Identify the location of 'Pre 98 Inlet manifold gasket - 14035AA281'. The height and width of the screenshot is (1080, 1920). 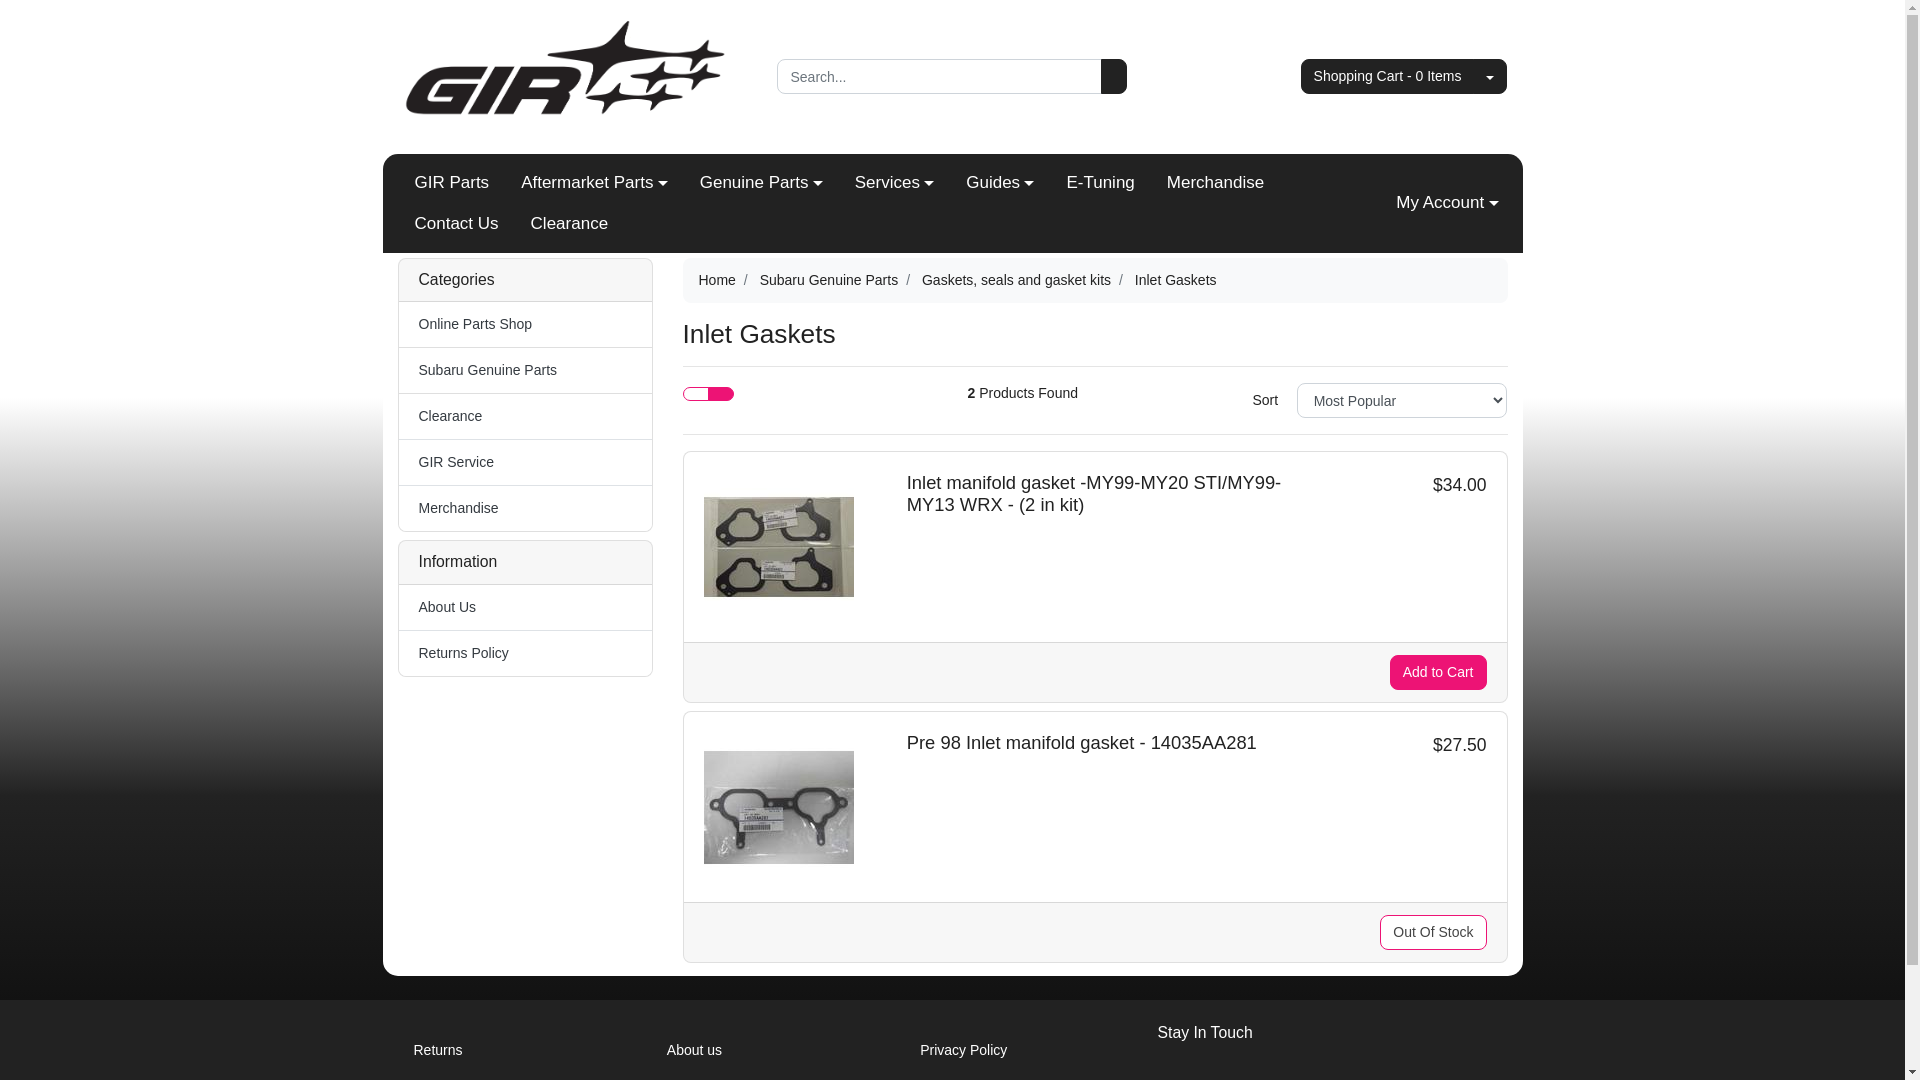
(1080, 742).